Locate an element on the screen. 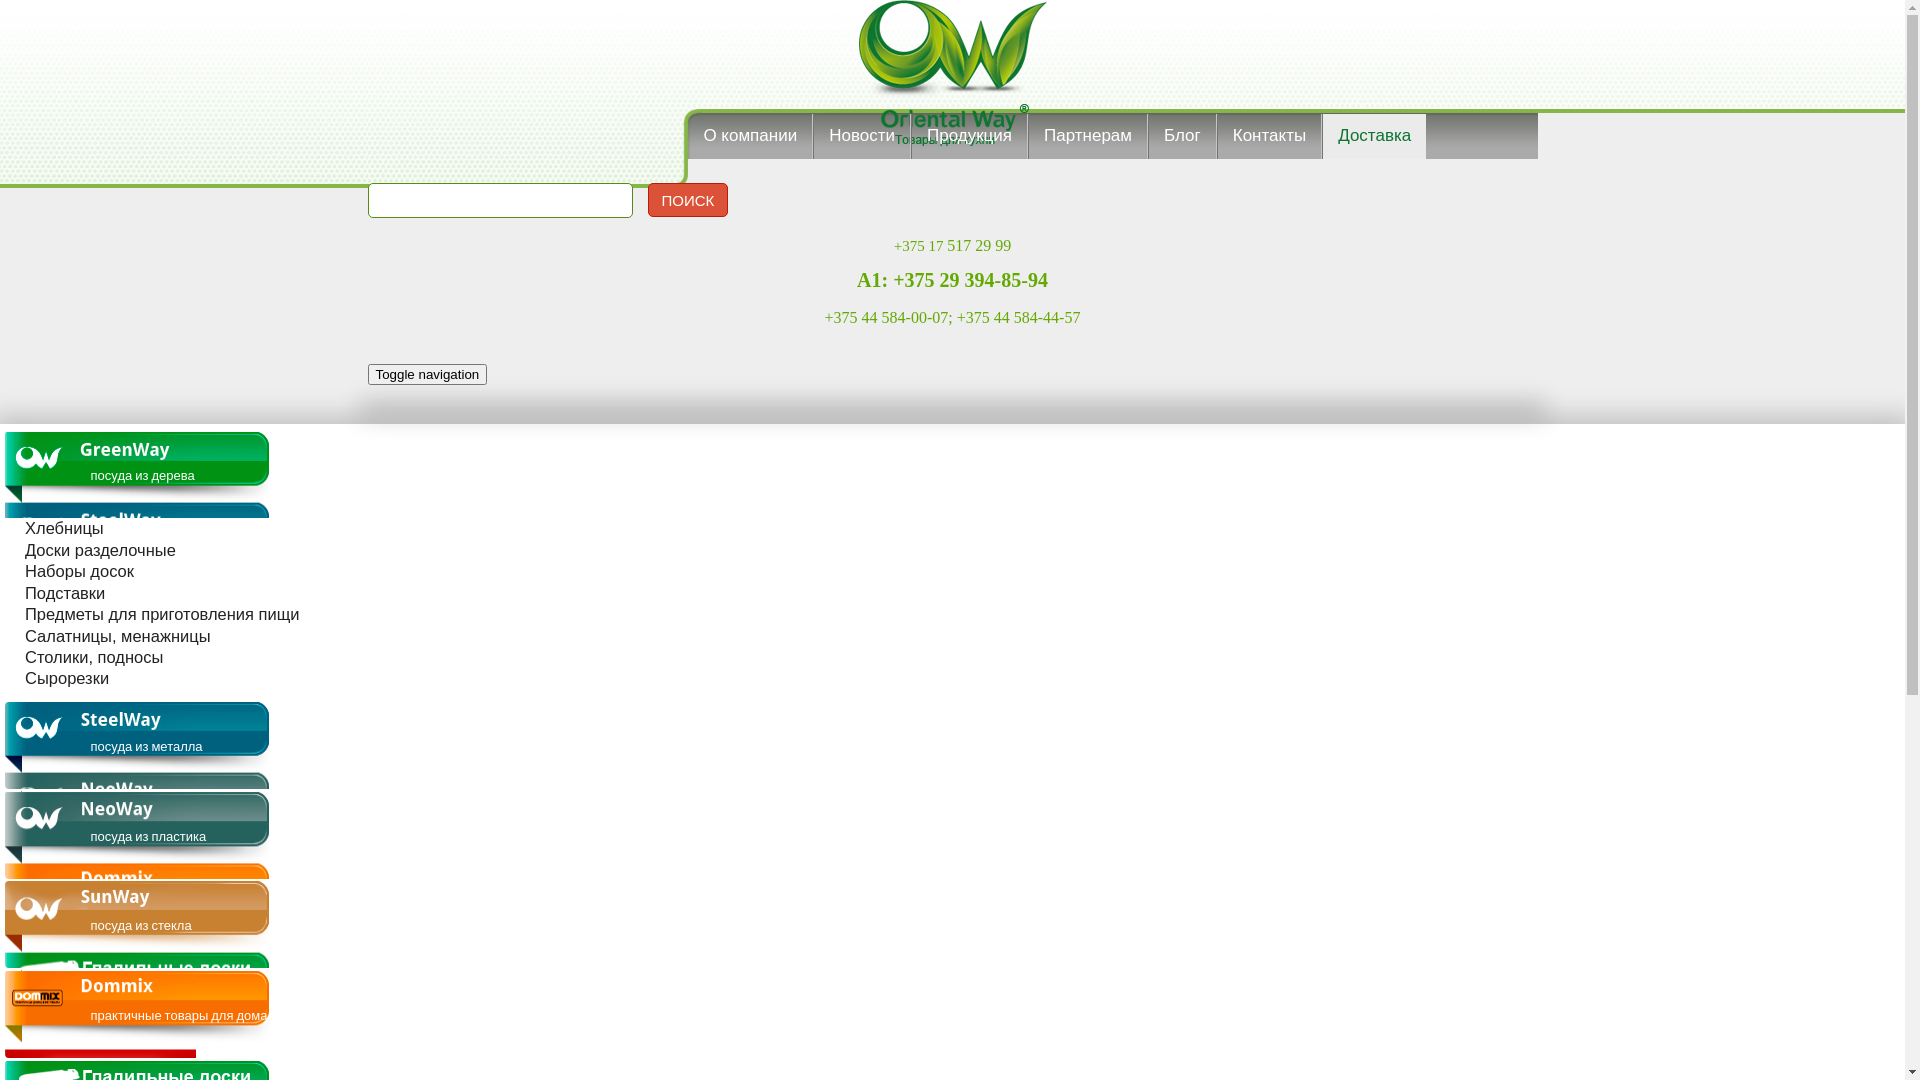  'Toggle navigation' is located at coordinates (426, 374).